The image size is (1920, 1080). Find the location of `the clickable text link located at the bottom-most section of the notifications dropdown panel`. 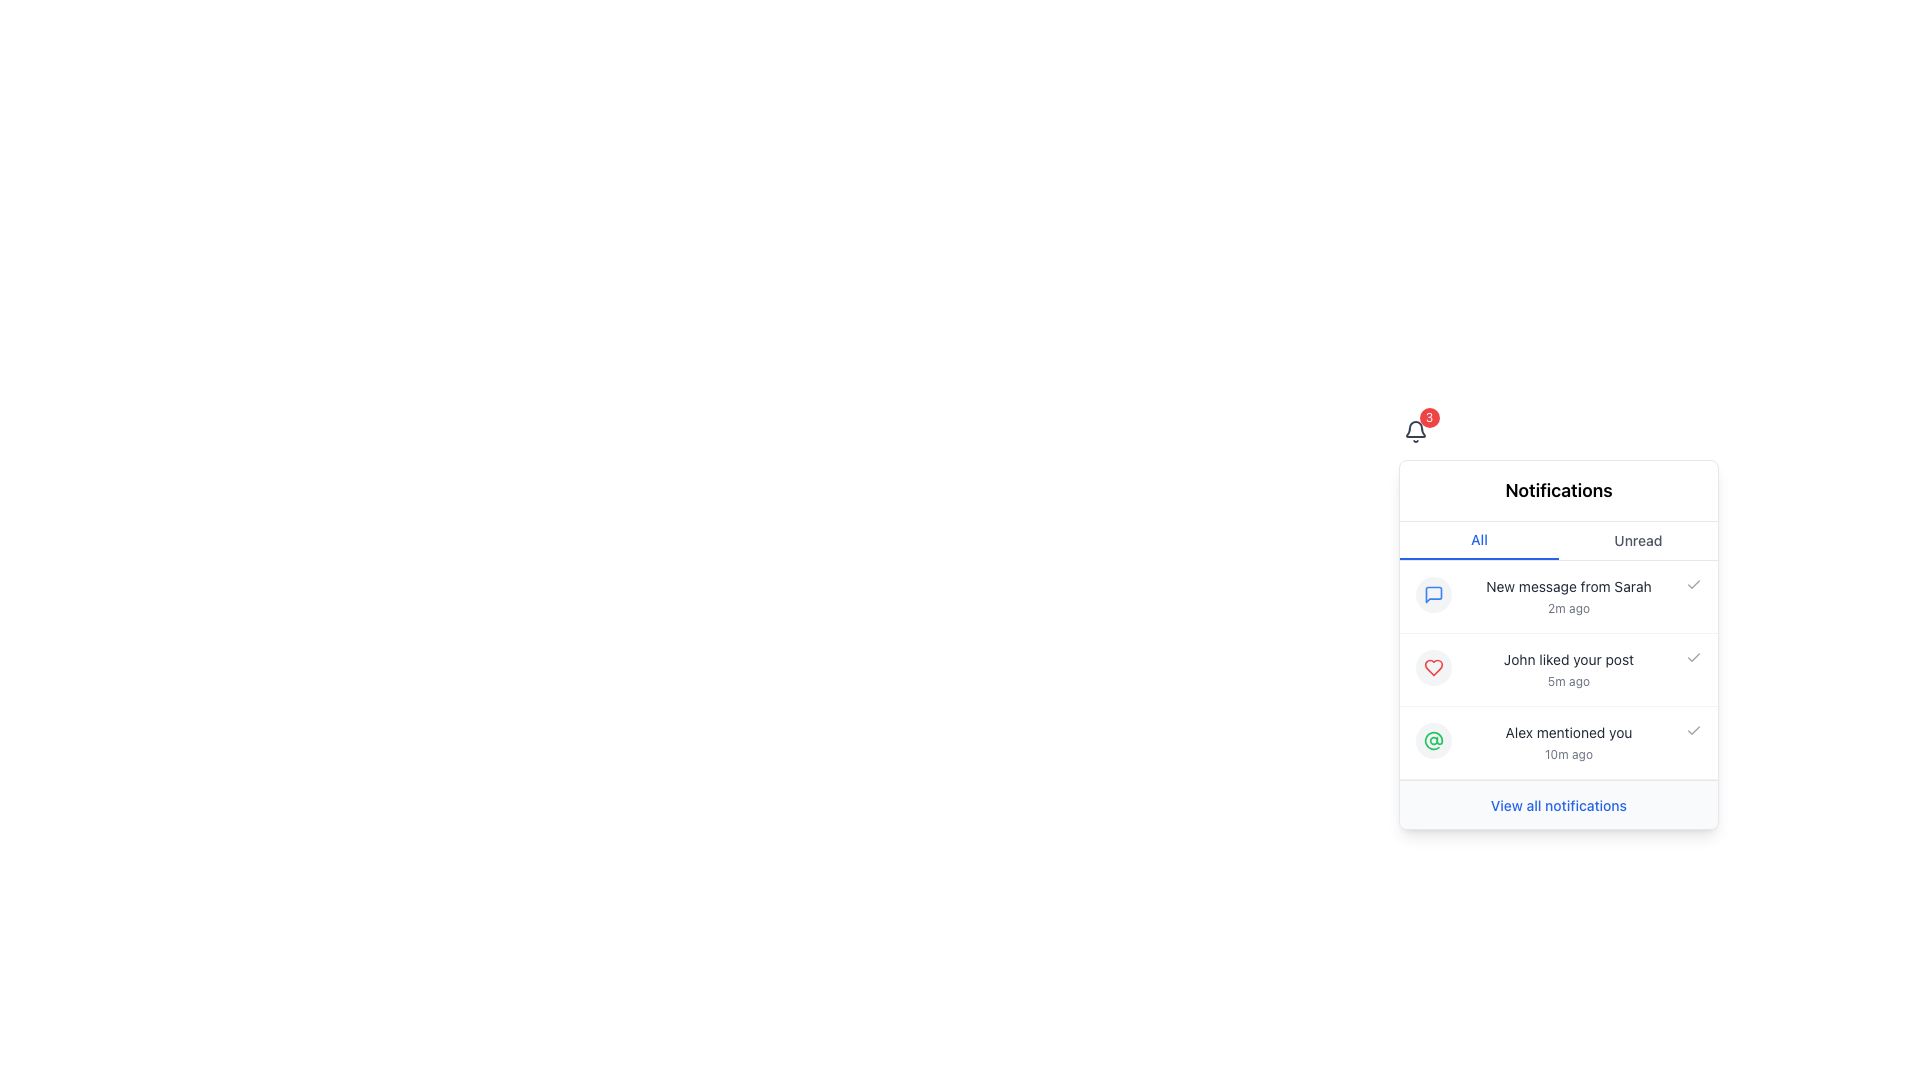

the clickable text link located at the bottom-most section of the notifications dropdown panel is located at coordinates (1558, 802).